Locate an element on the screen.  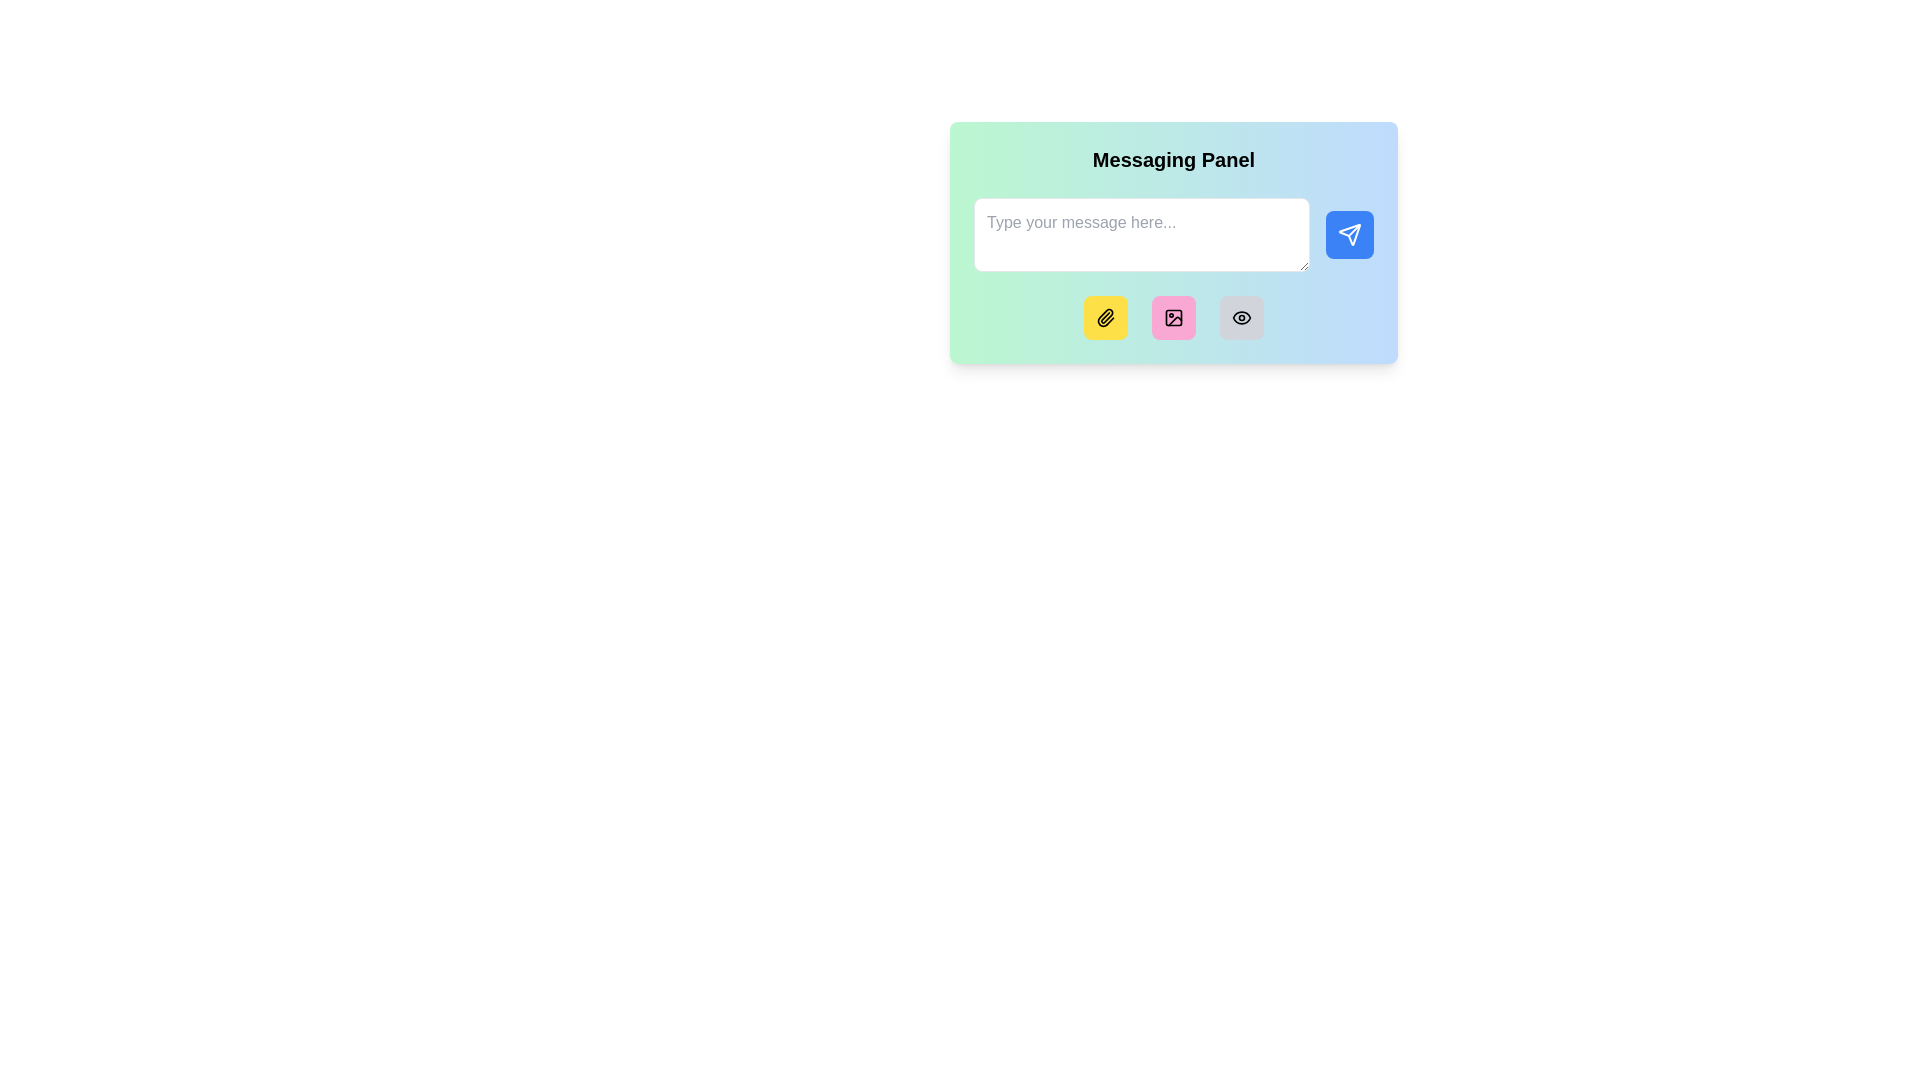
the image functionalities icon located in the messaging panel toolbar, positioned between the yellow attachment icon and the gray eye icon is located at coordinates (1174, 316).